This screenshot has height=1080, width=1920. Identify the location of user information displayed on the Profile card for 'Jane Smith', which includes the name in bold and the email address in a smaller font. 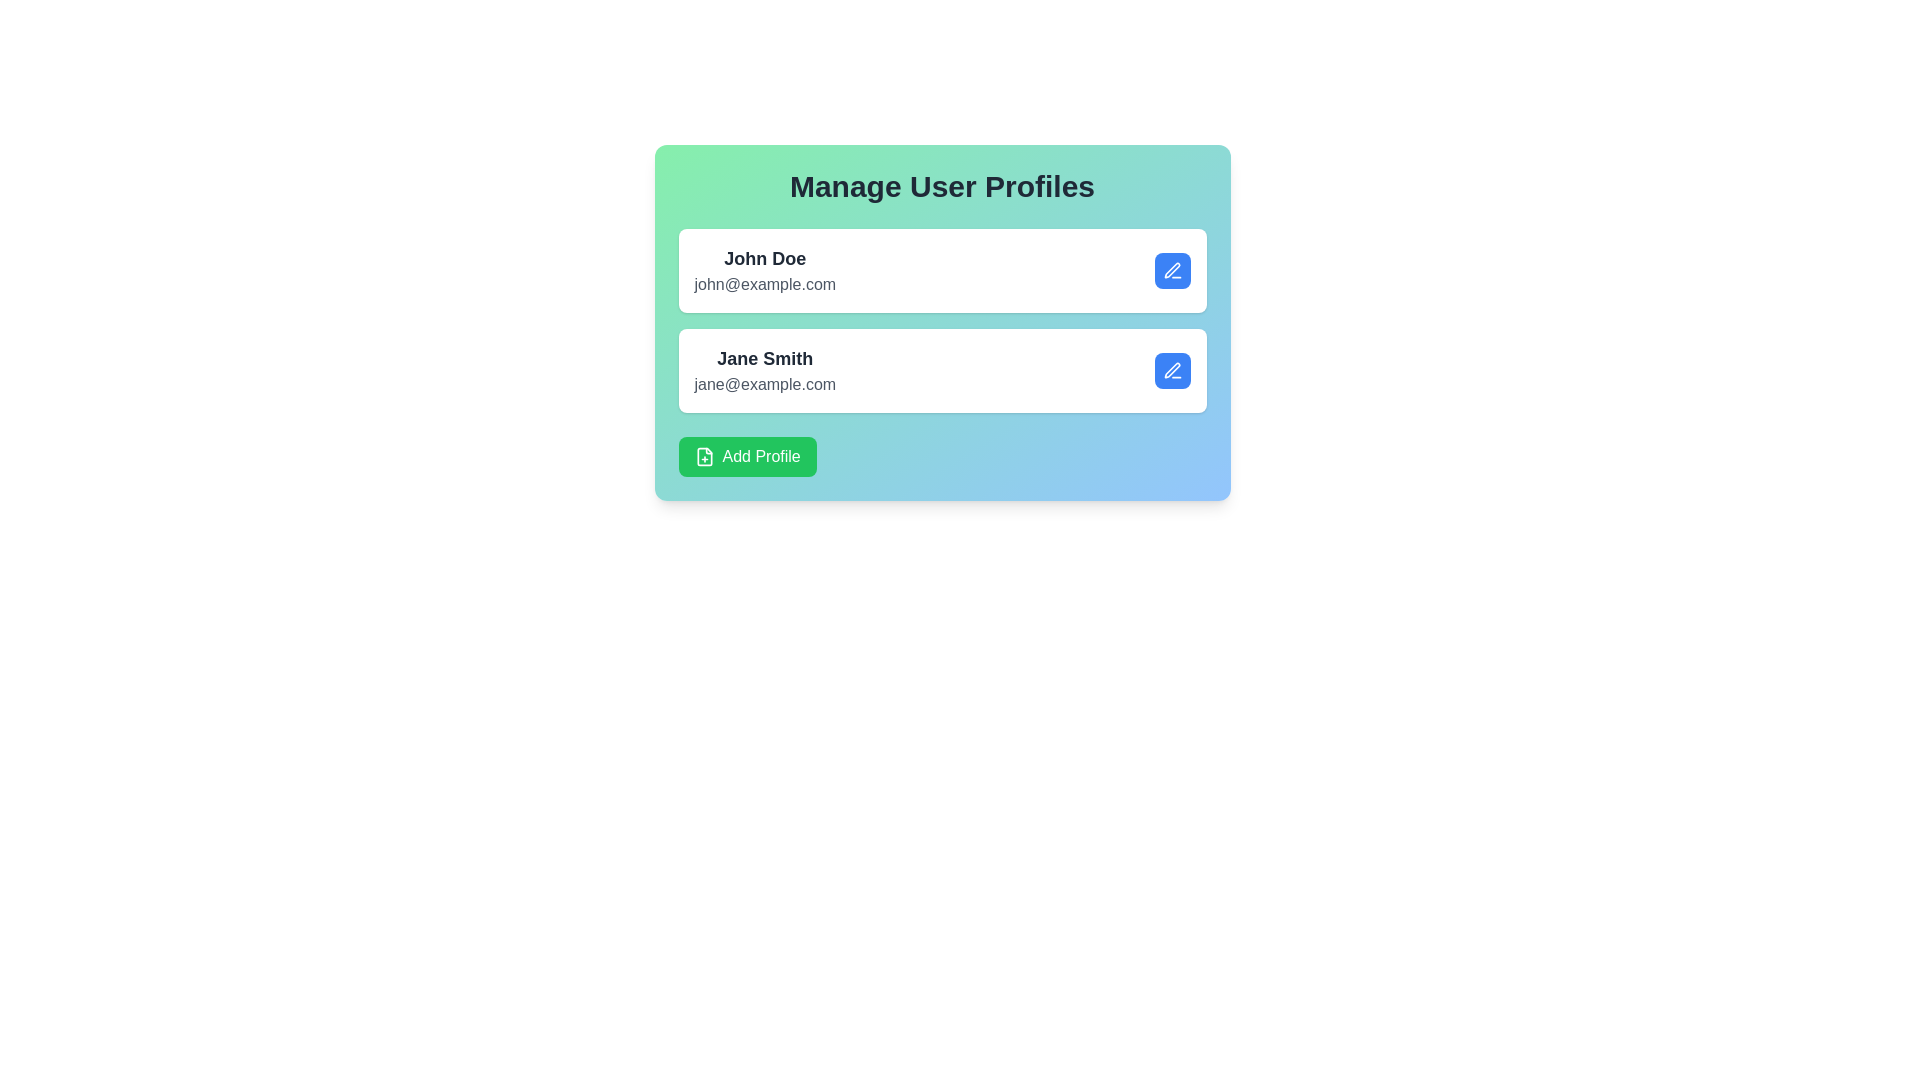
(941, 370).